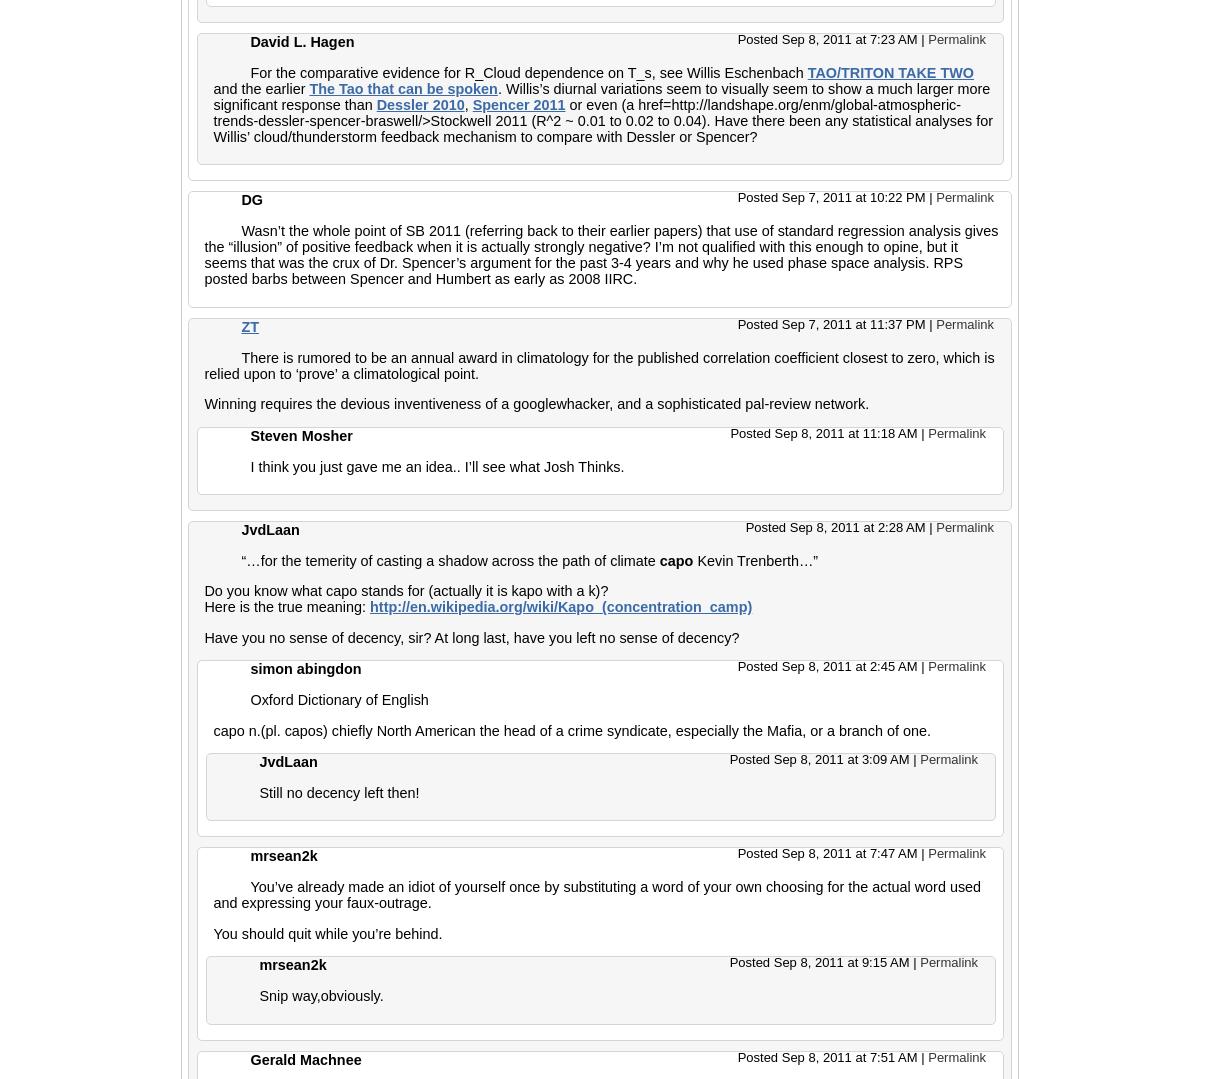 The image size is (1212, 1079). I want to click on 'Spencer 2011', so click(517, 104).